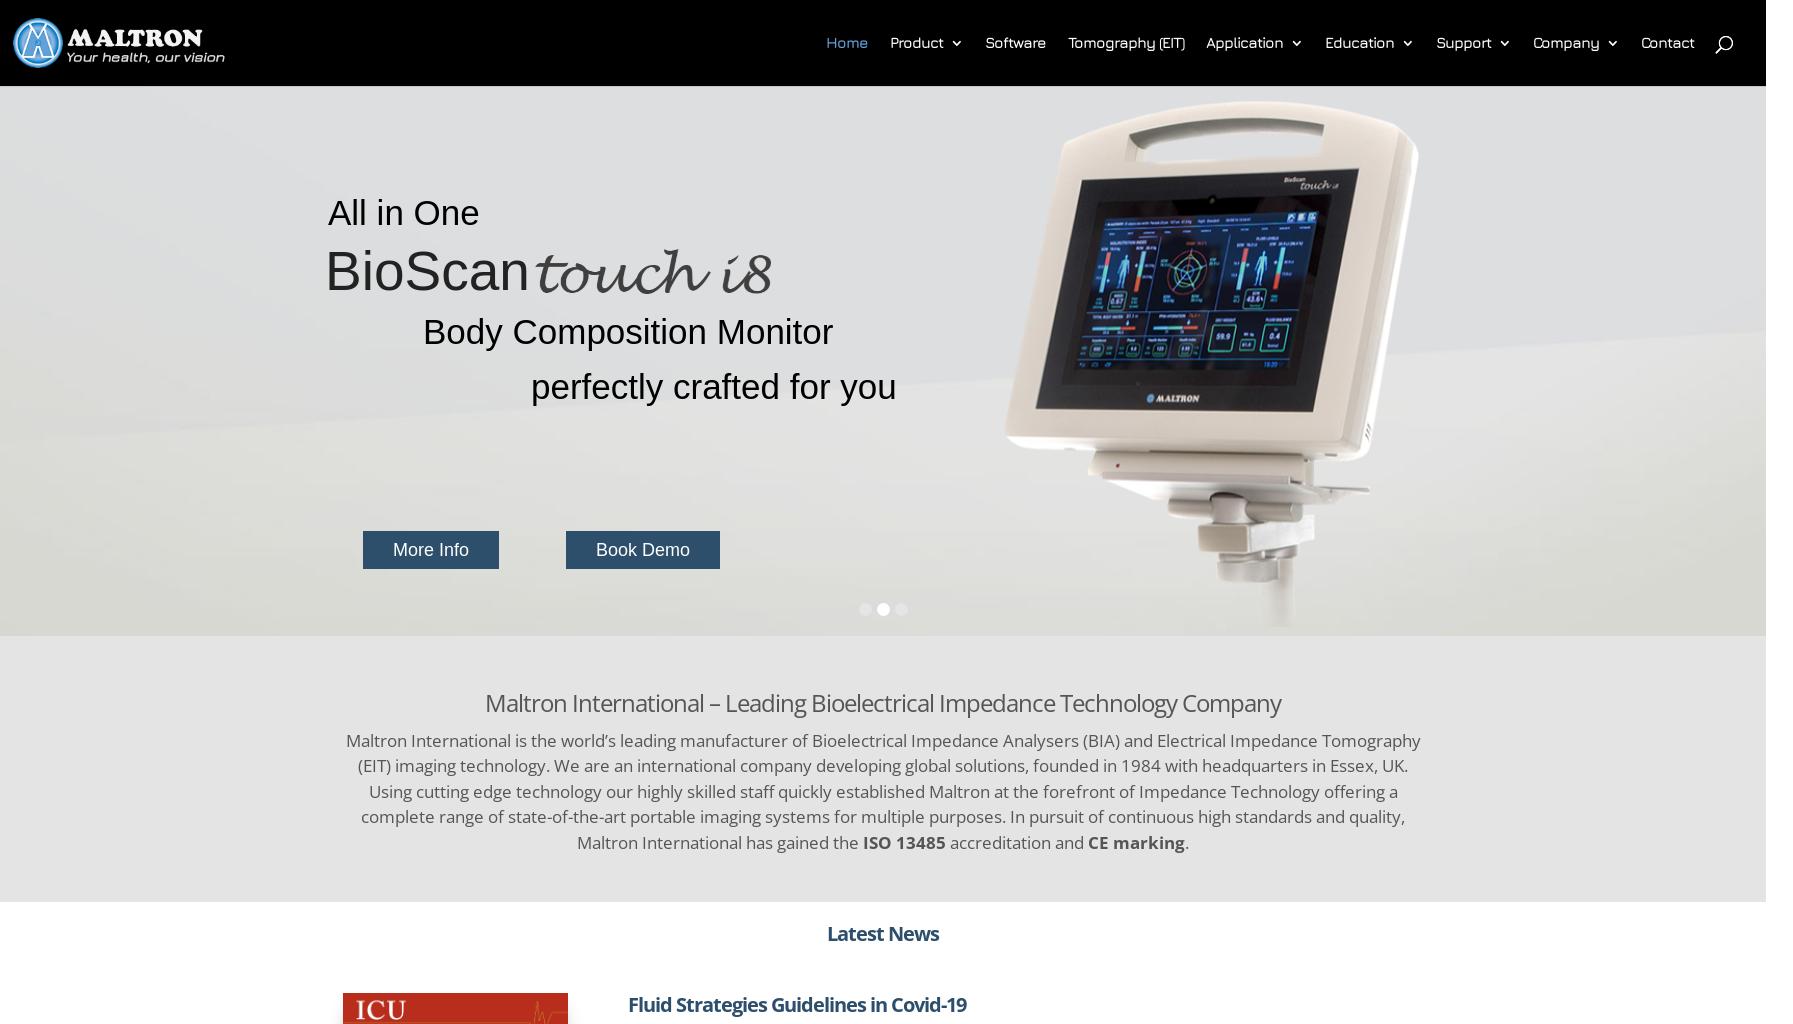  Describe the element at coordinates (1136, 840) in the screenshot. I see `'CE marking'` at that location.